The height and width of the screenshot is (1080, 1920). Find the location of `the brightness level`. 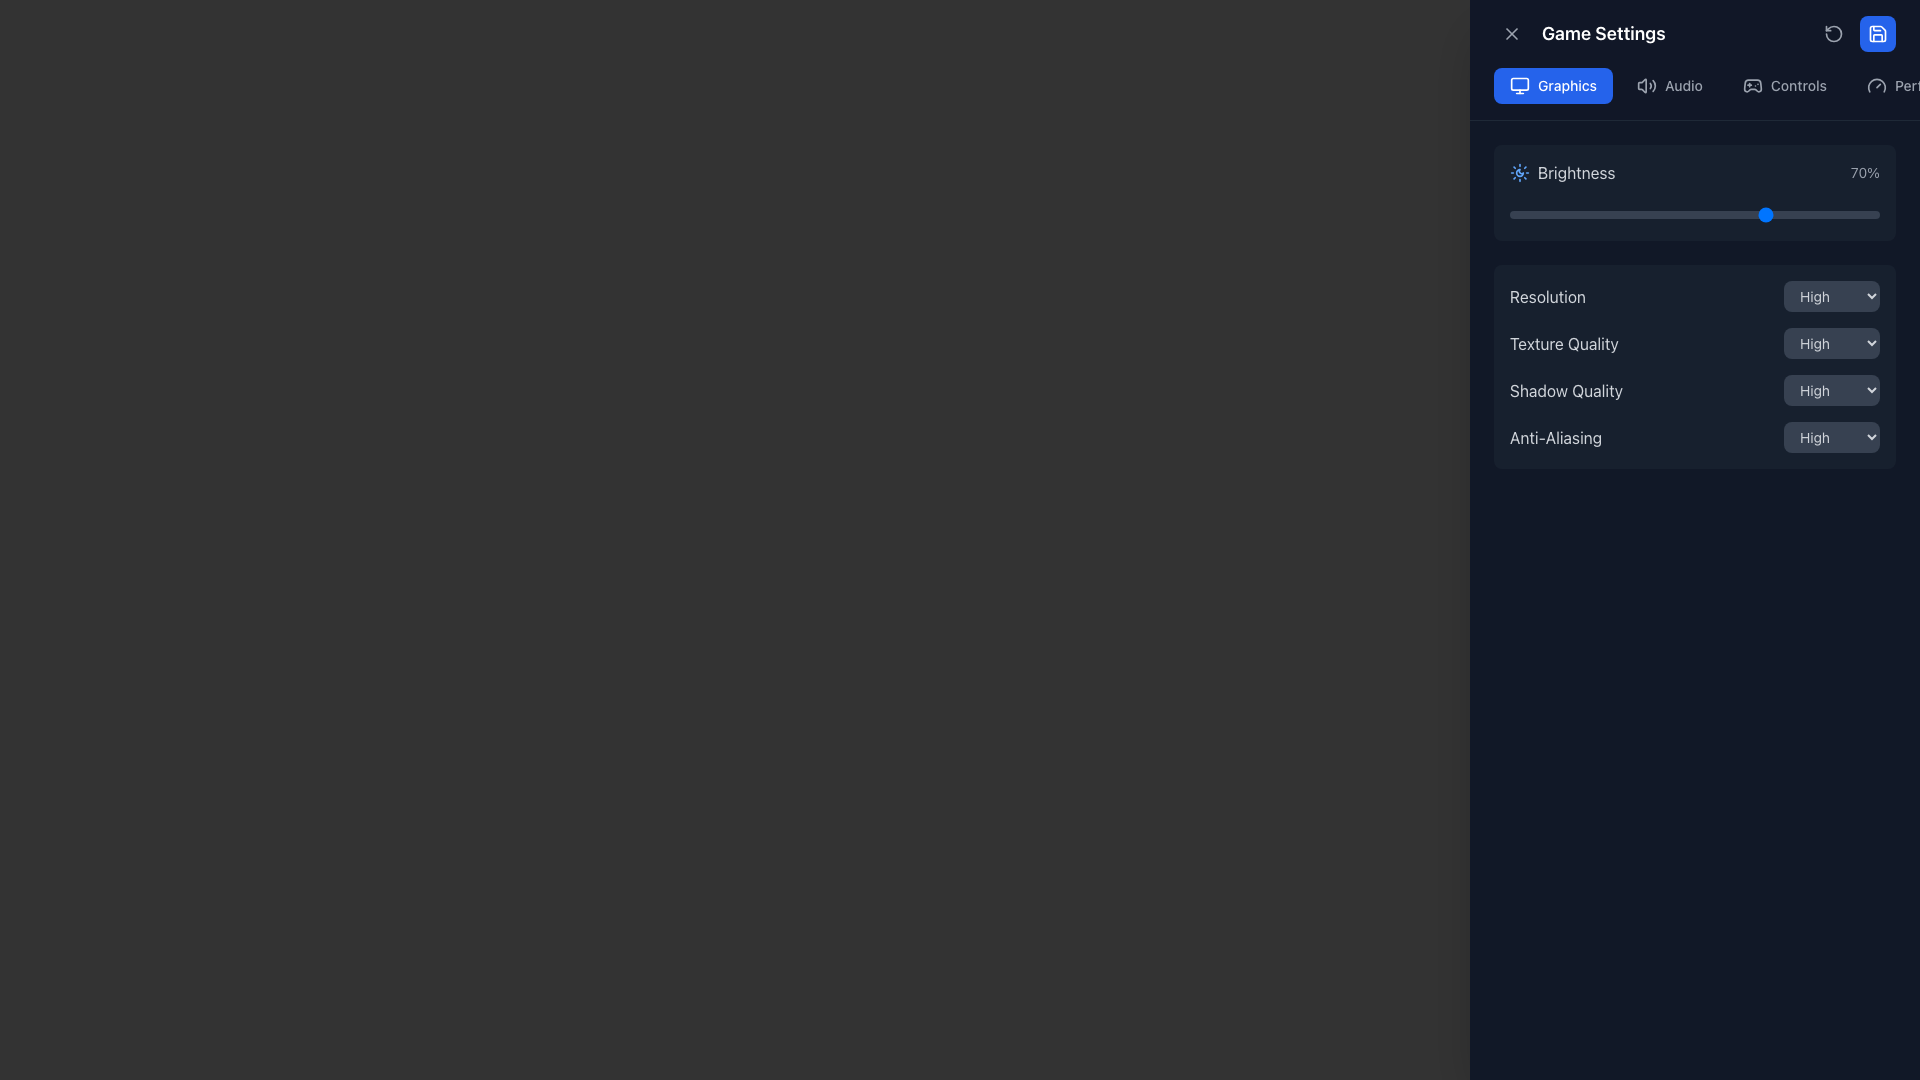

the brightness level is located at coordinates (1875, 215).